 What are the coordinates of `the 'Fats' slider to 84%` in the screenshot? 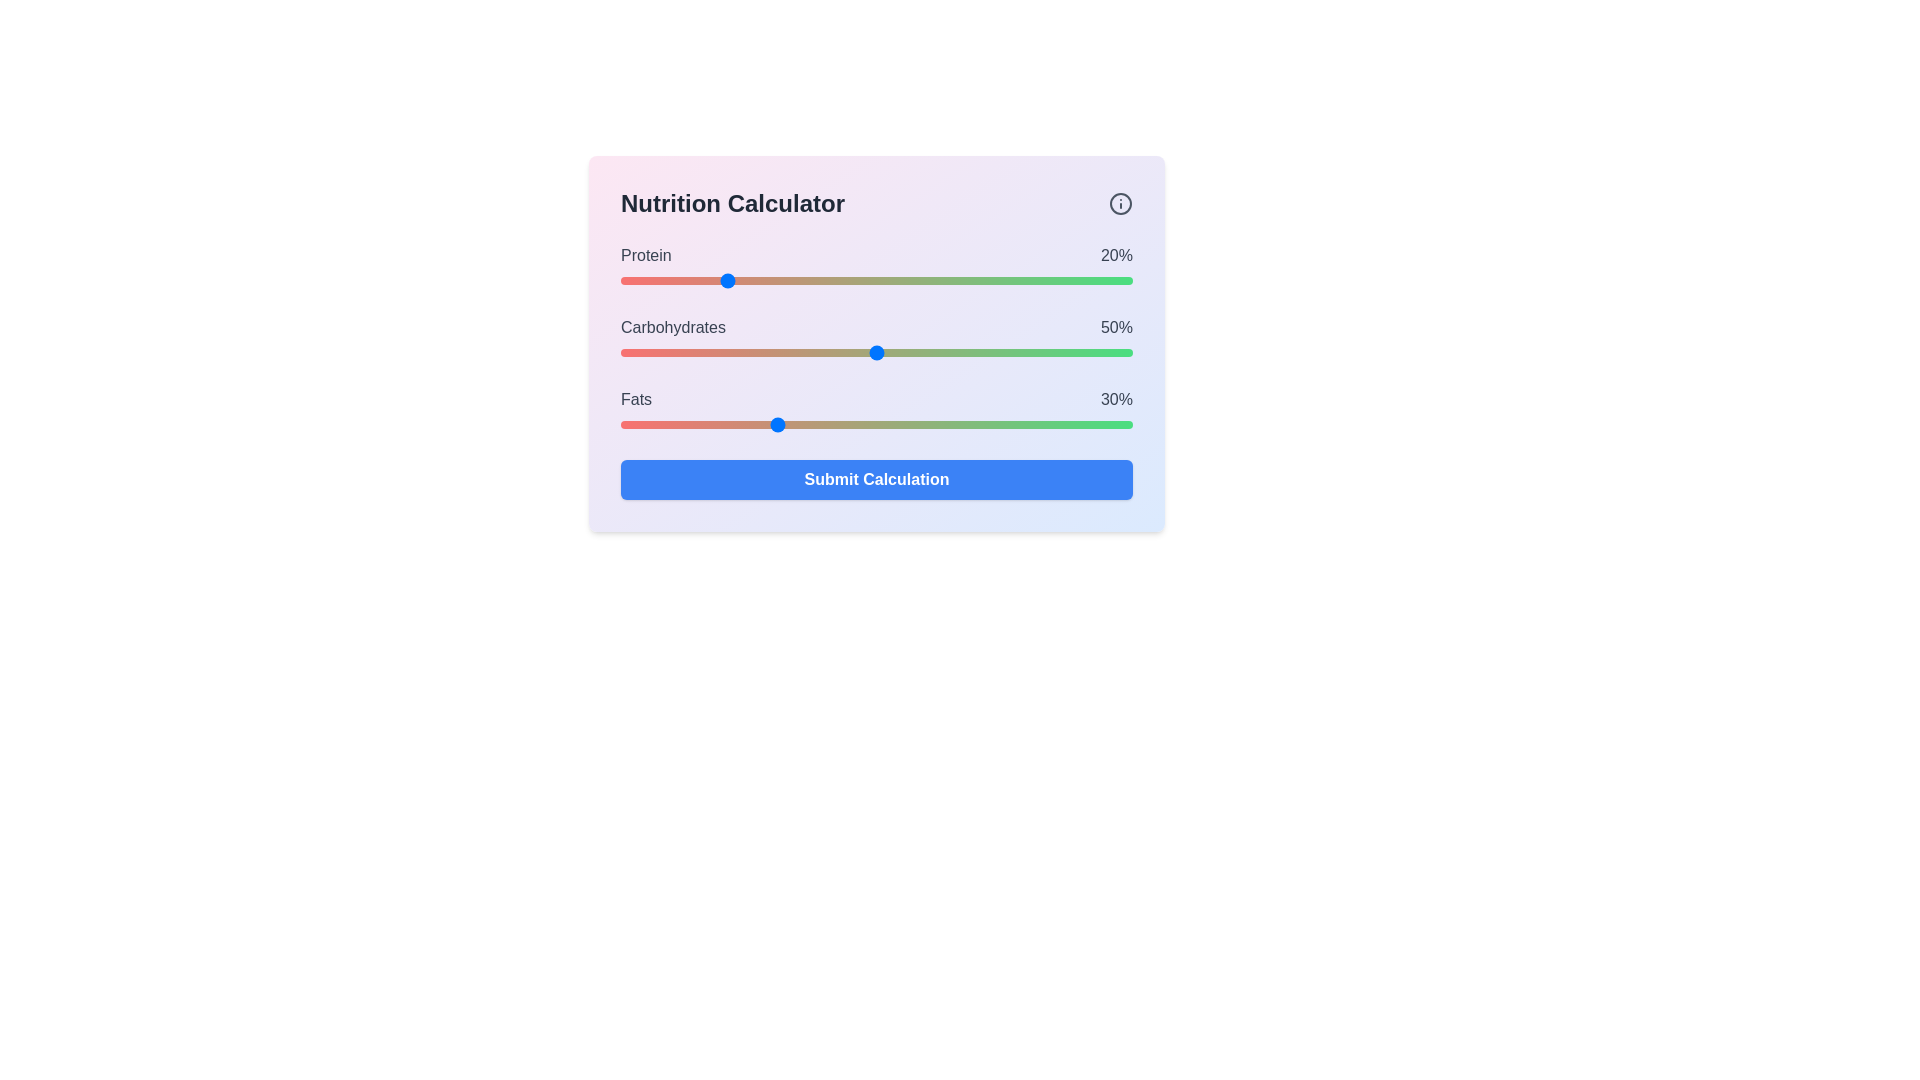 It's located at (1050, 423).